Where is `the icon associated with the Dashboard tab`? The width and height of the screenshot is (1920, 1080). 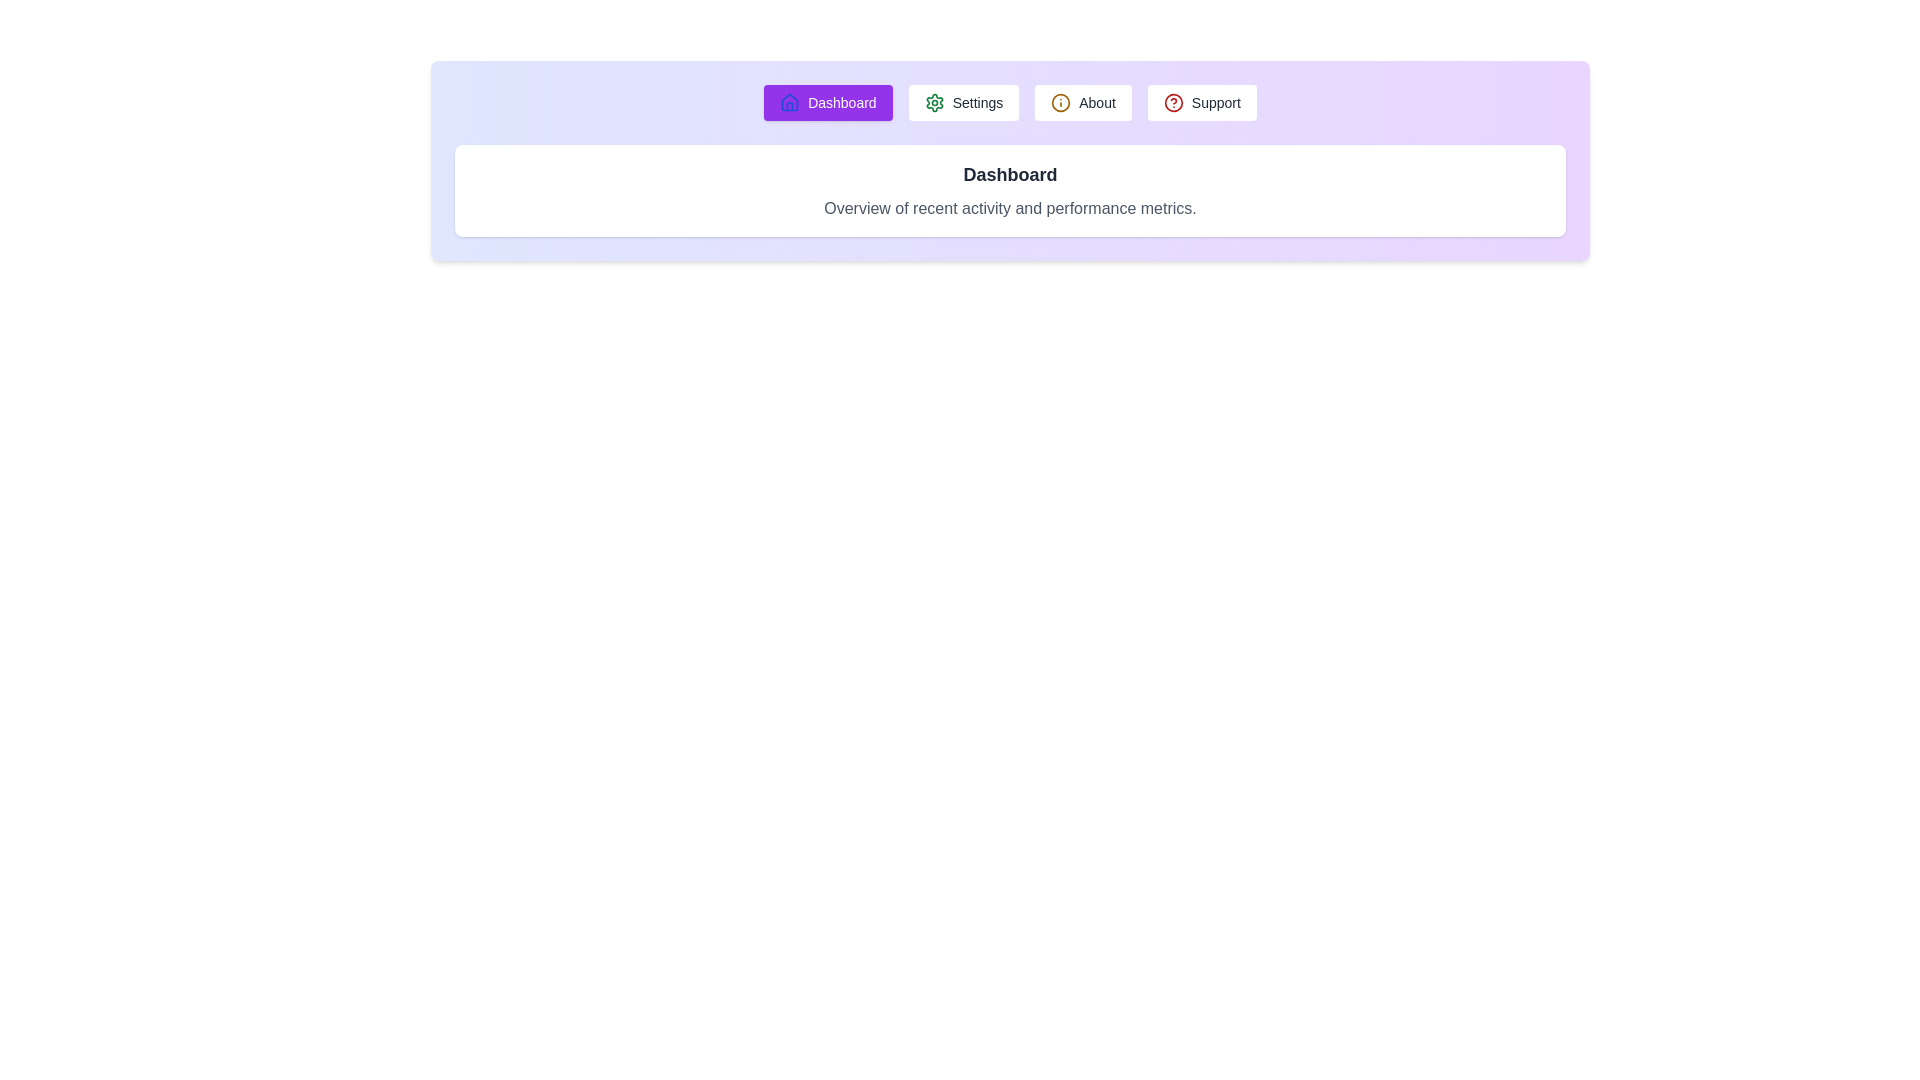 the icon associated with the Dashboard tab is located at coordinates (789, 103).